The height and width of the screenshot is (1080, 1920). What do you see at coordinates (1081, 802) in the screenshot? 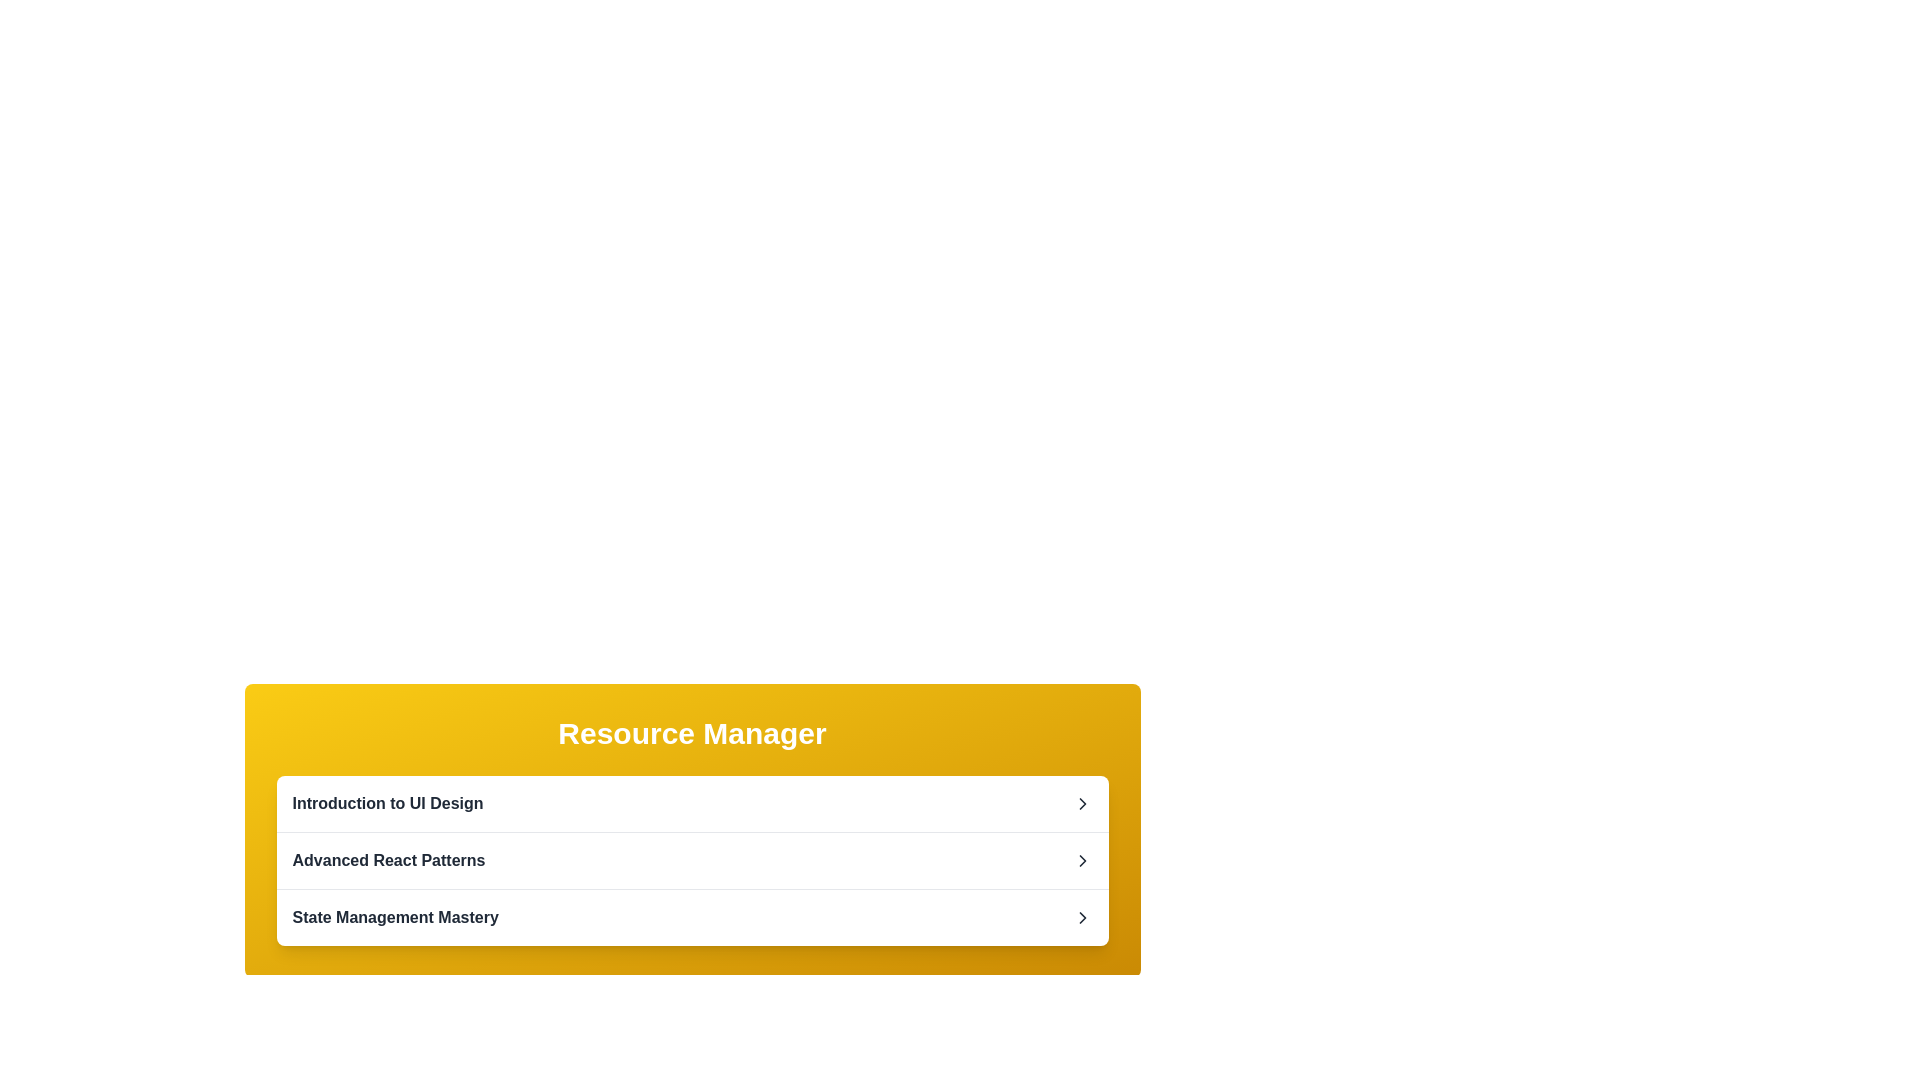
I see `the right-facing chevron arrow indicator located within the 'Resource Manager' card` at bounding box center [1081, 802].